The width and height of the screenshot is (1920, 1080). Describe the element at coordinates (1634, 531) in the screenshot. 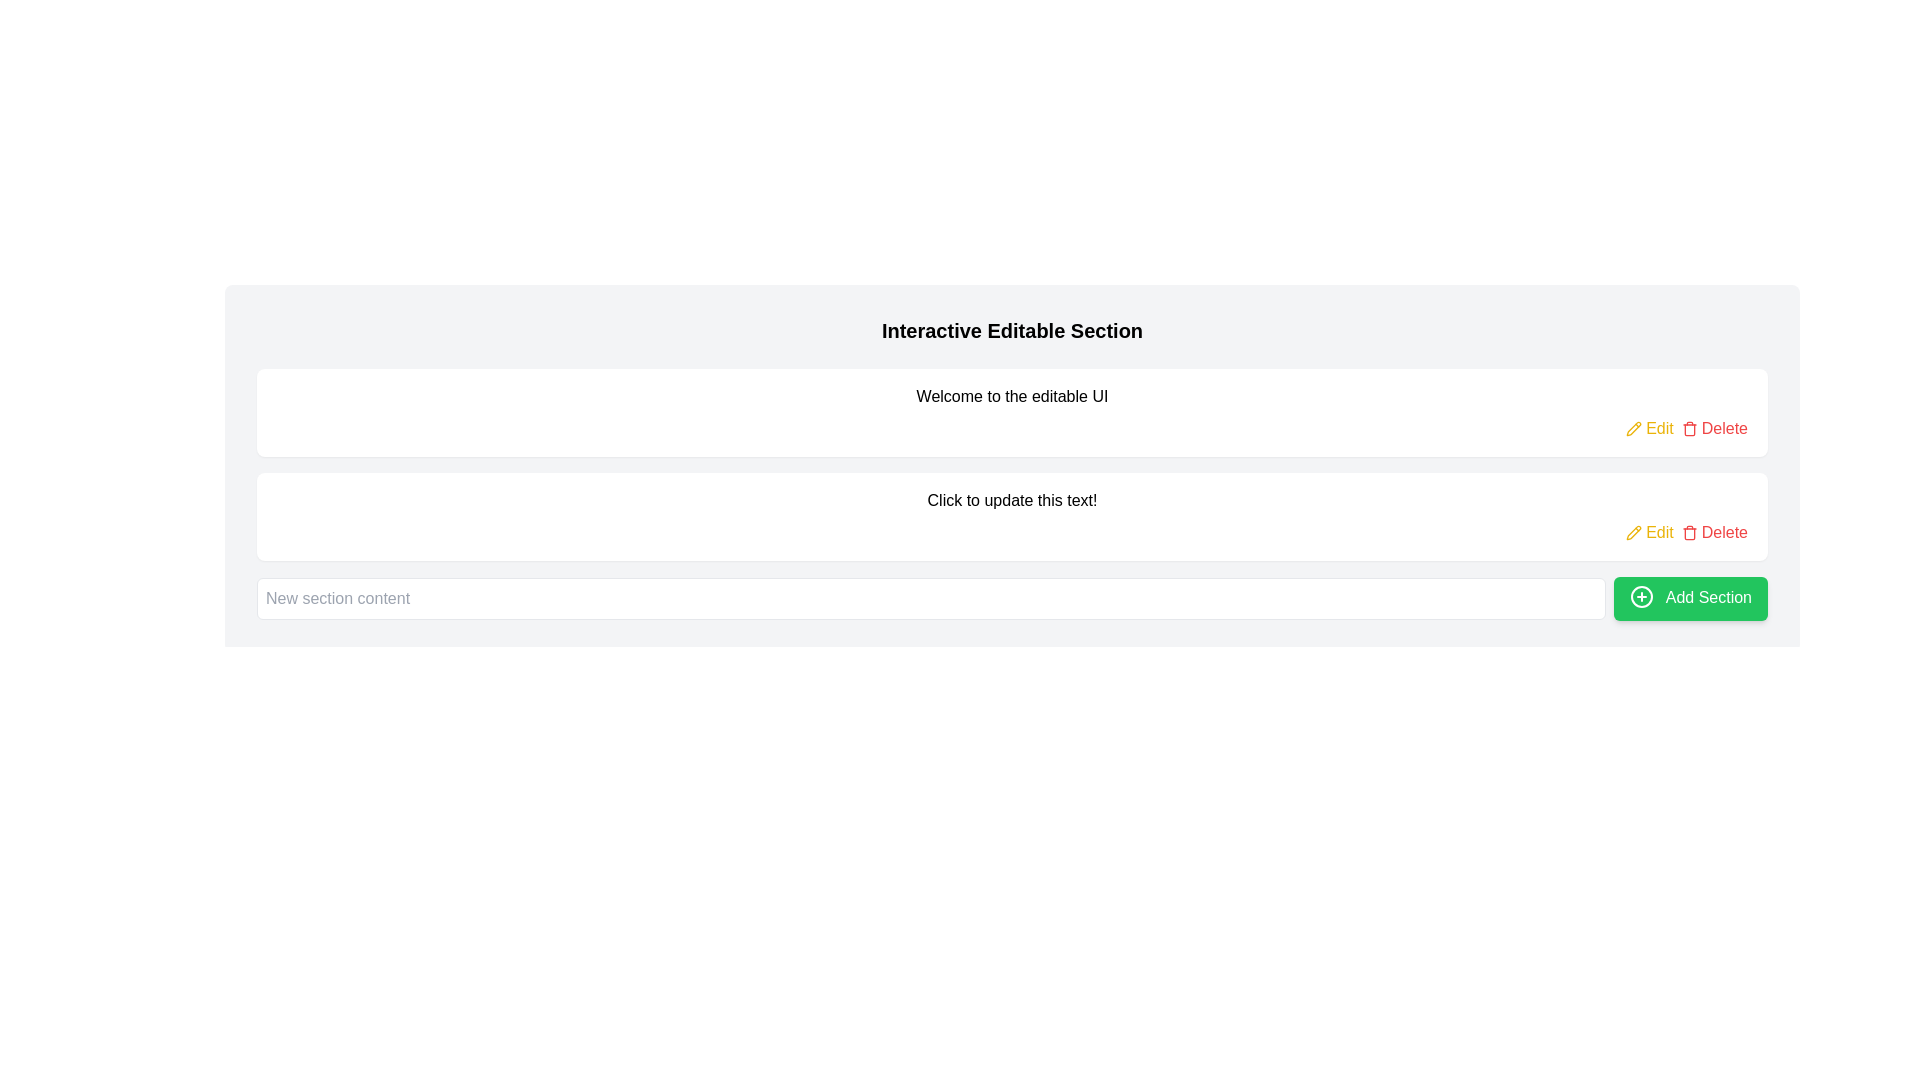

I see `the edit icon located in the top-right of the second editable text section` at that location.